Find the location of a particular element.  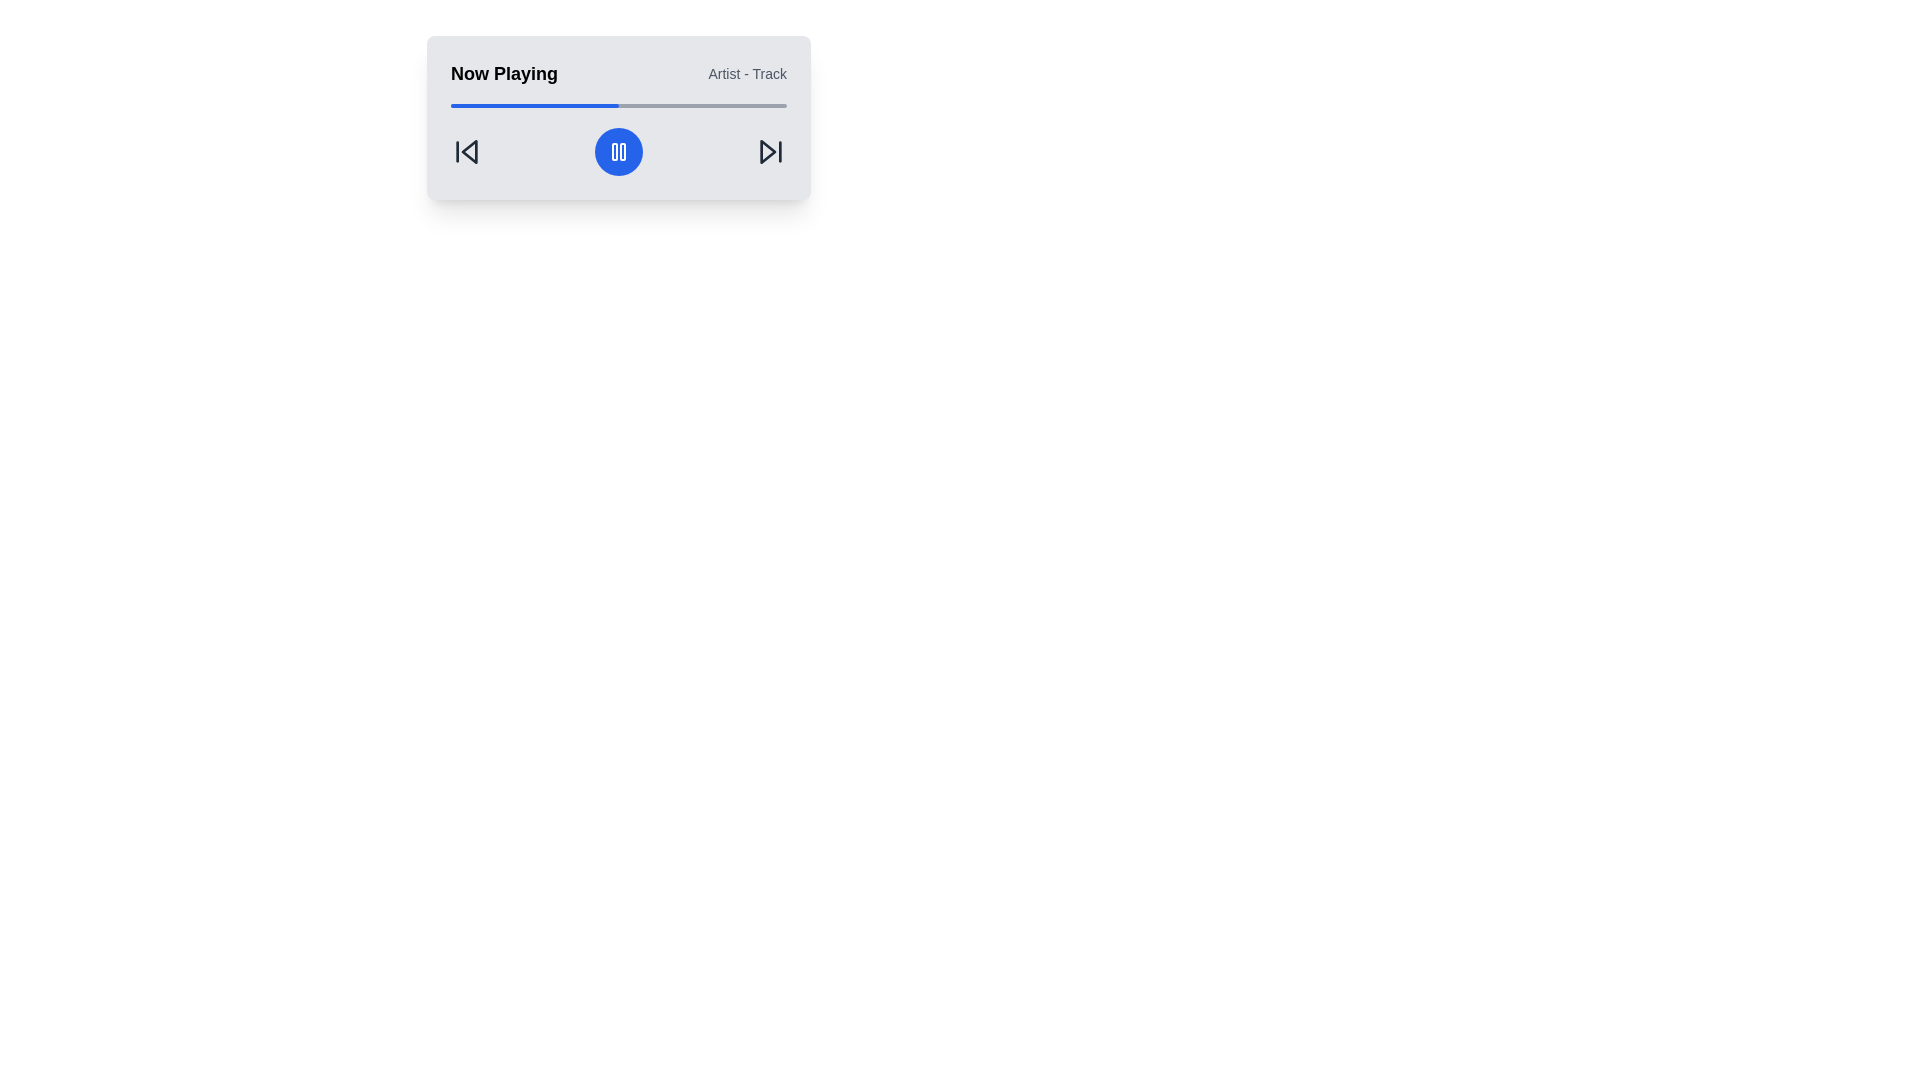

the playback toggle button is located at coordinates (618, 150).